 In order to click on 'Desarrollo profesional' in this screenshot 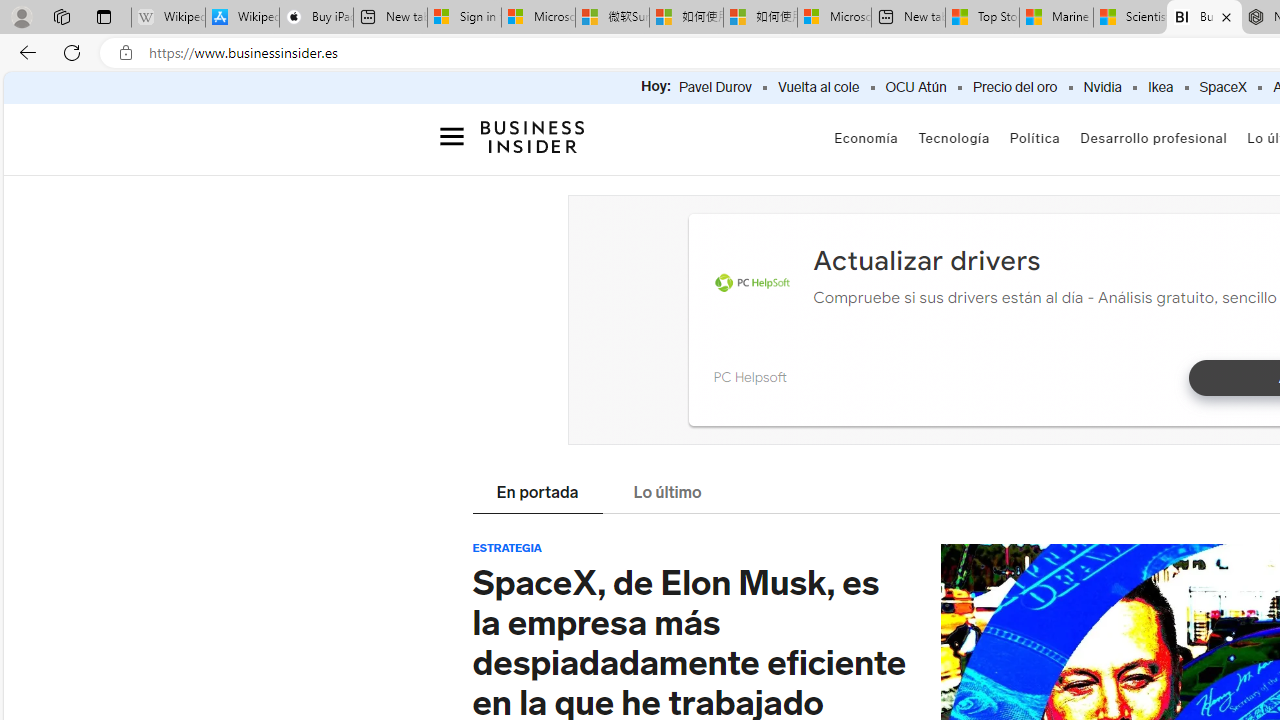, I will do `click(1153, 137)`.